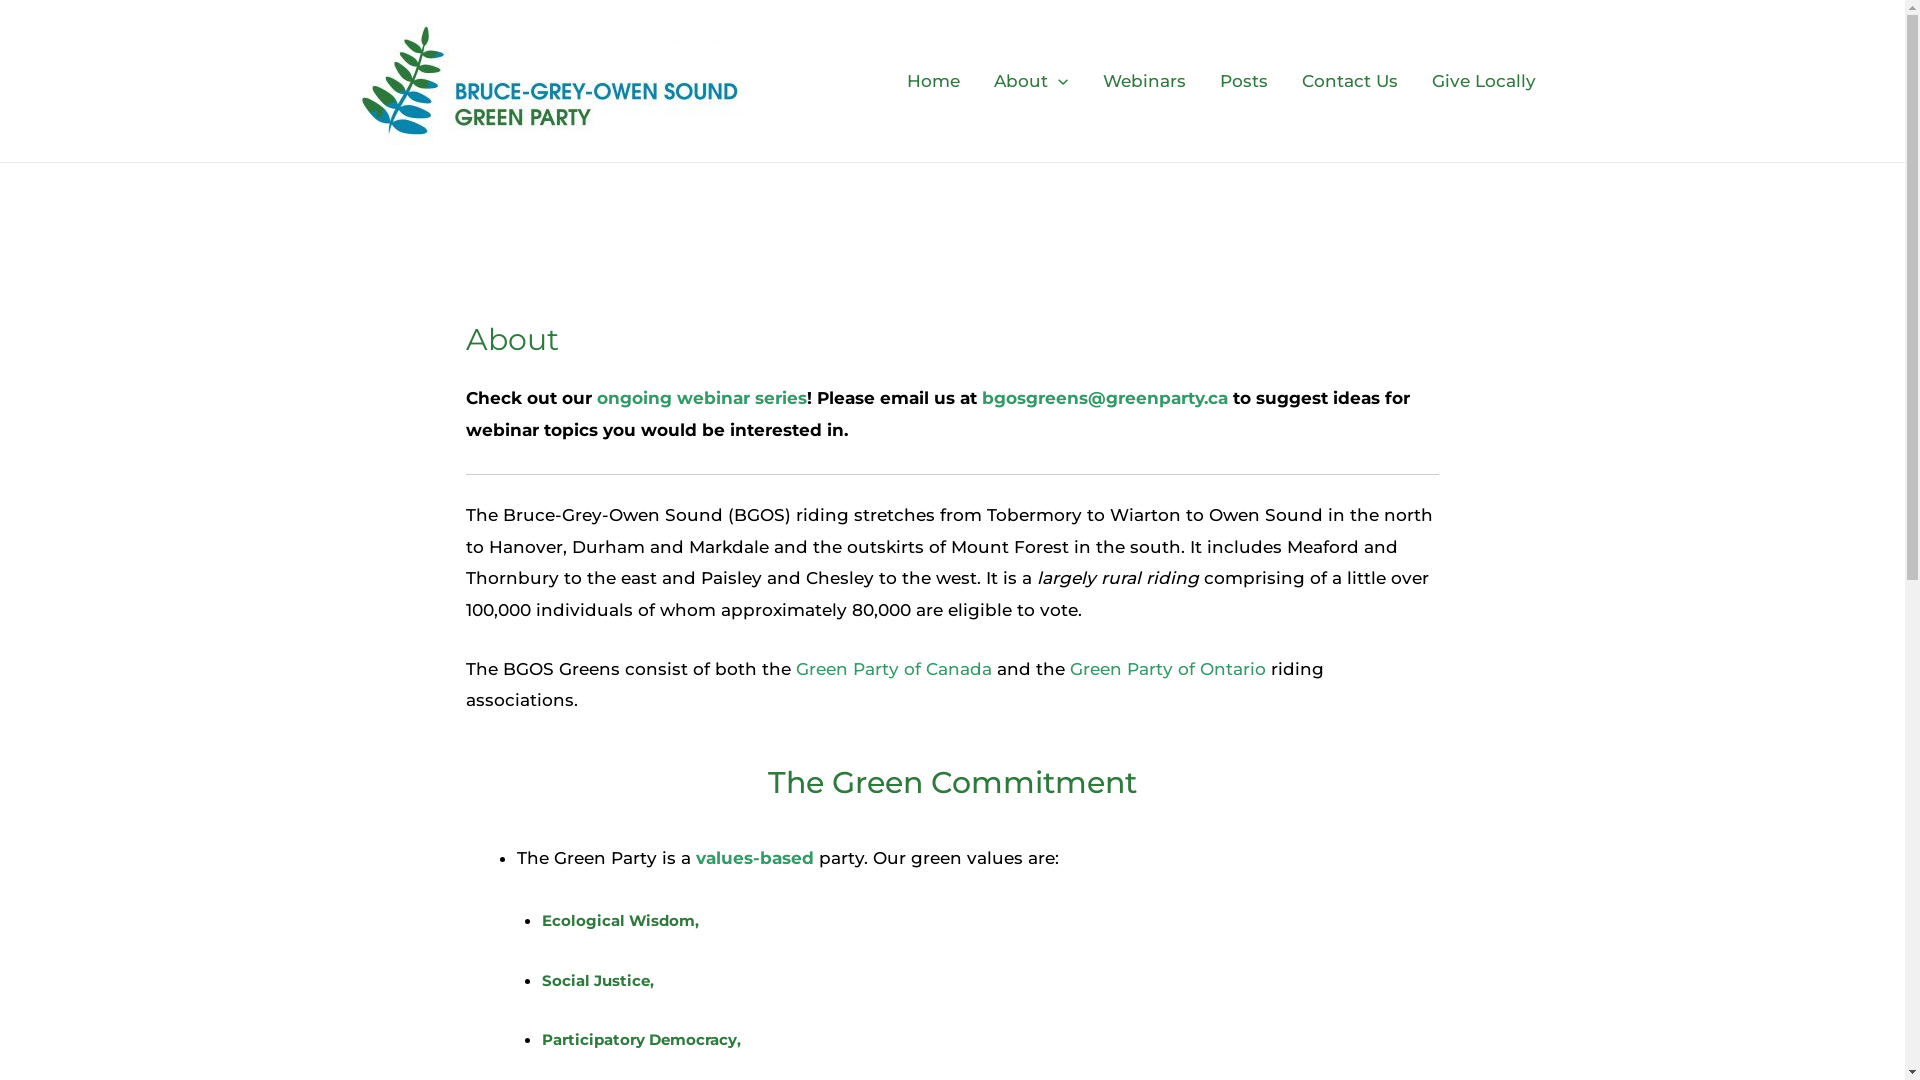  I want to click on 'bgosgreens@greenparty.ca', so click(1103, 397).